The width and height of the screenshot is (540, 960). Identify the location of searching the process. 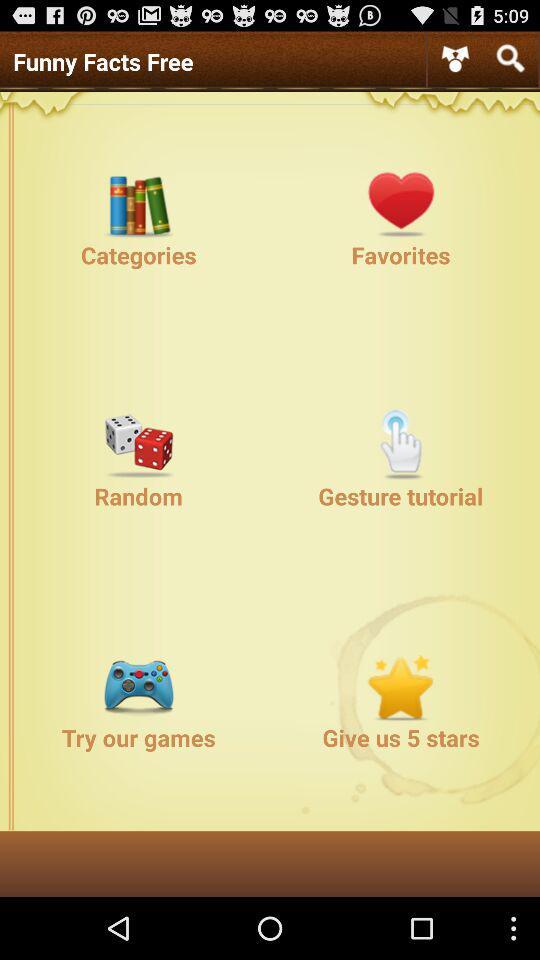
(510, 58).